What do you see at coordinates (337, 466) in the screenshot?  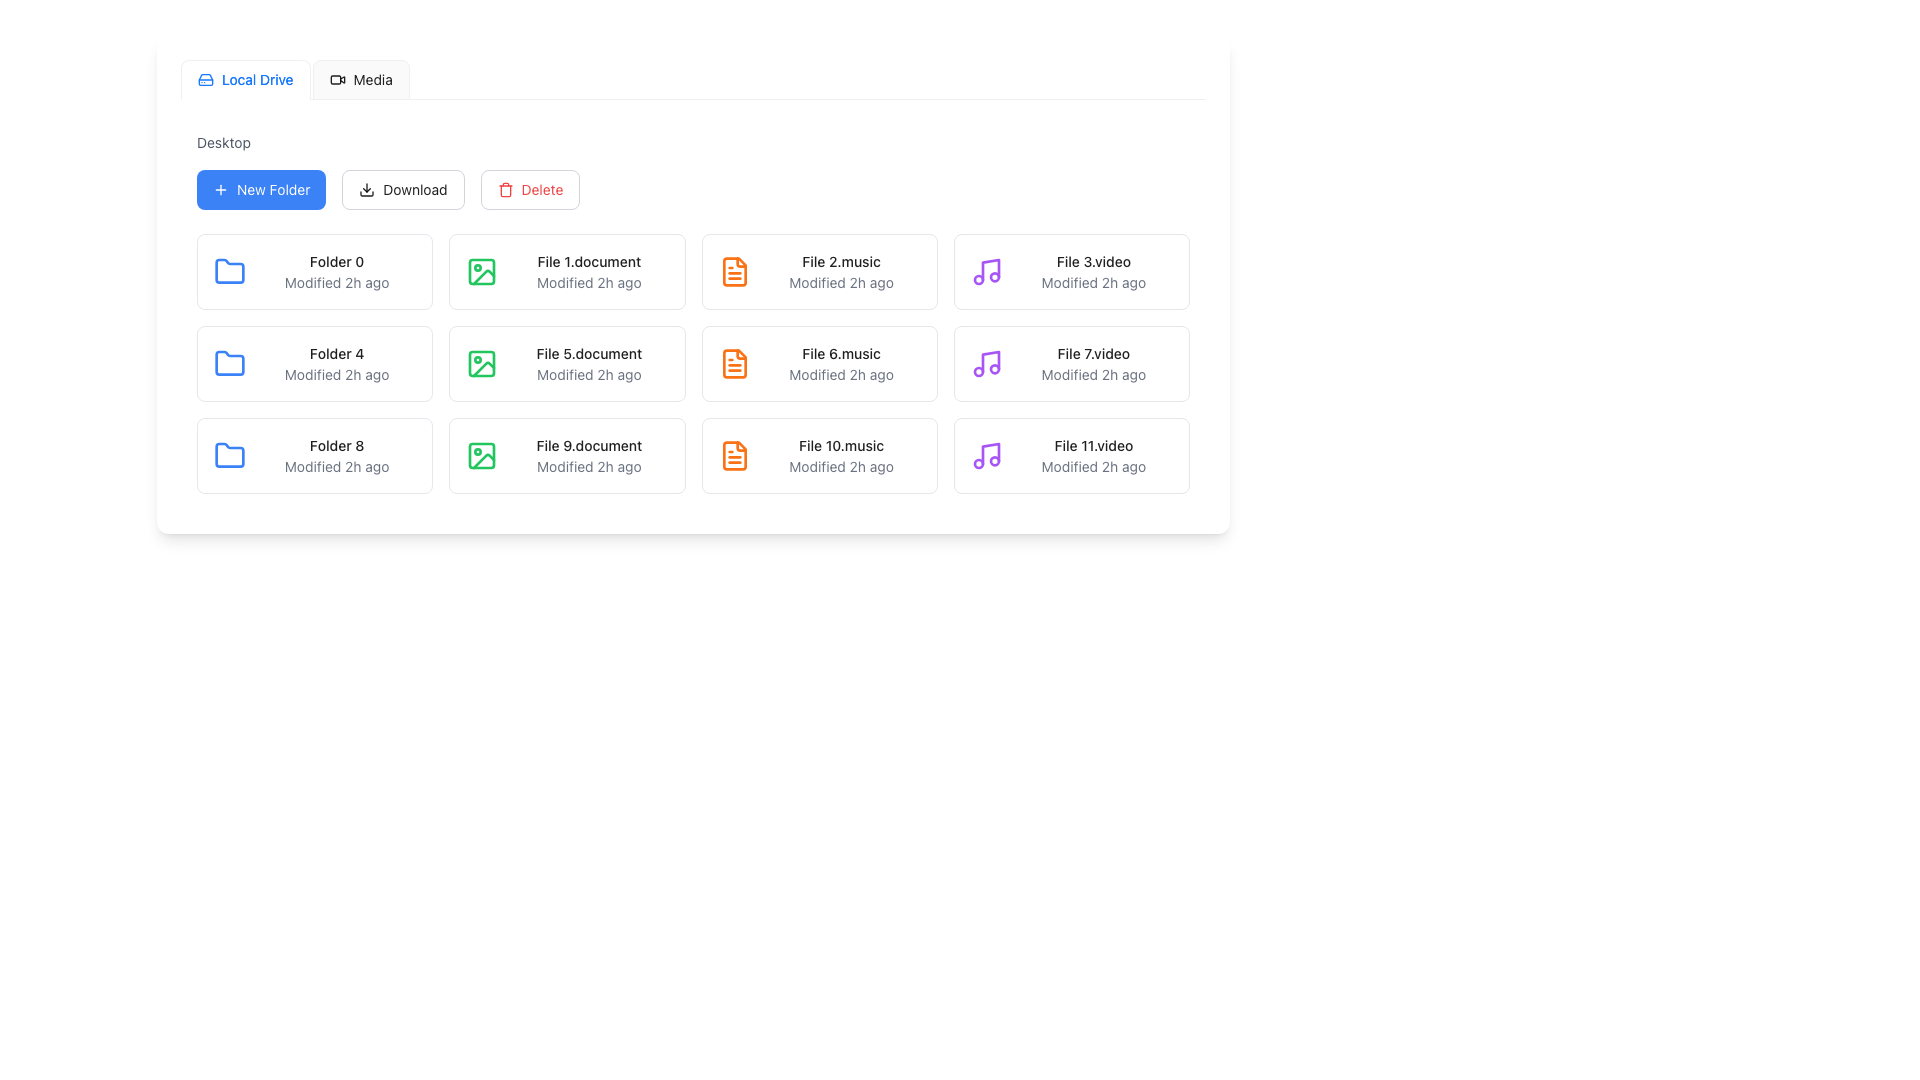 I see `the text label that reads 'Modified 2h ago', which is styled in a smaller gray font and positioned directly below the 'Folder 8' label in the third item of the leftmost column` at bounding box center [337, 466].